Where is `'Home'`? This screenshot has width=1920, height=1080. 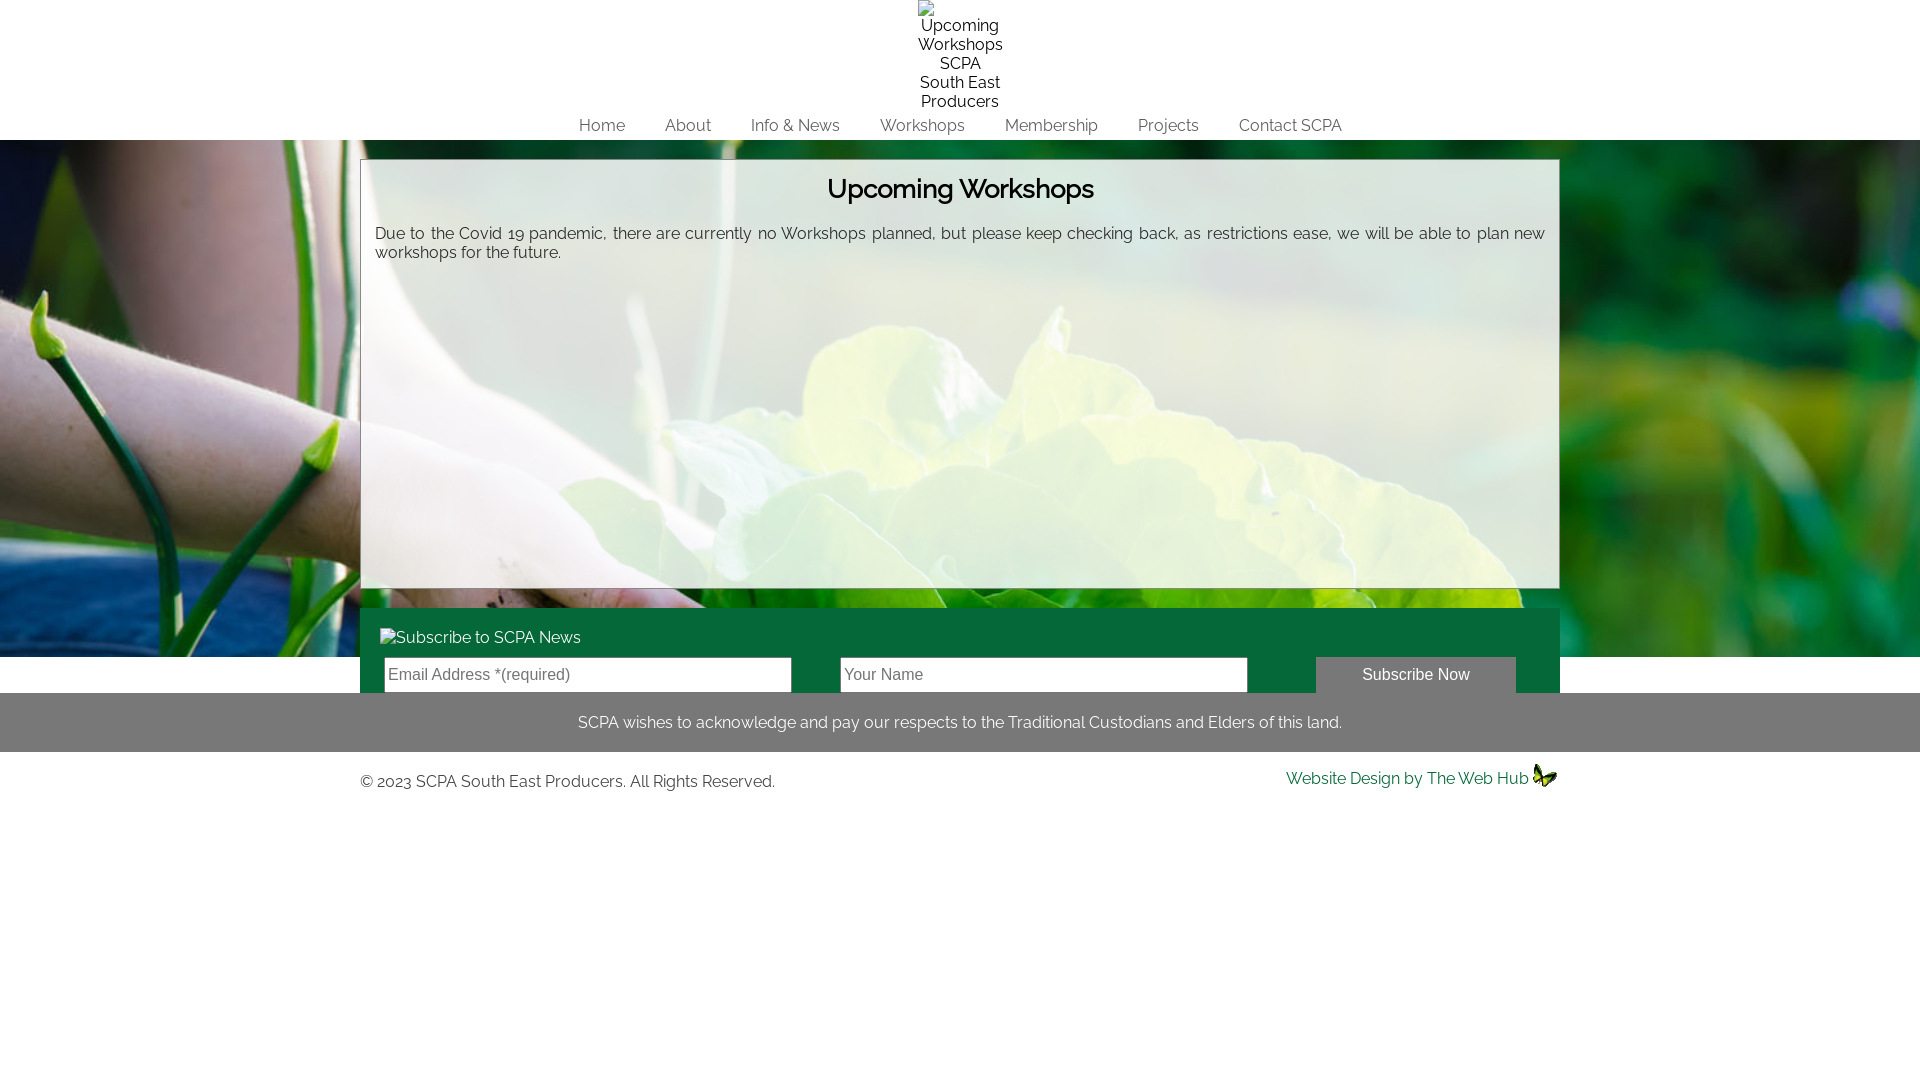 'Home' is located at coordinates (599, 125).